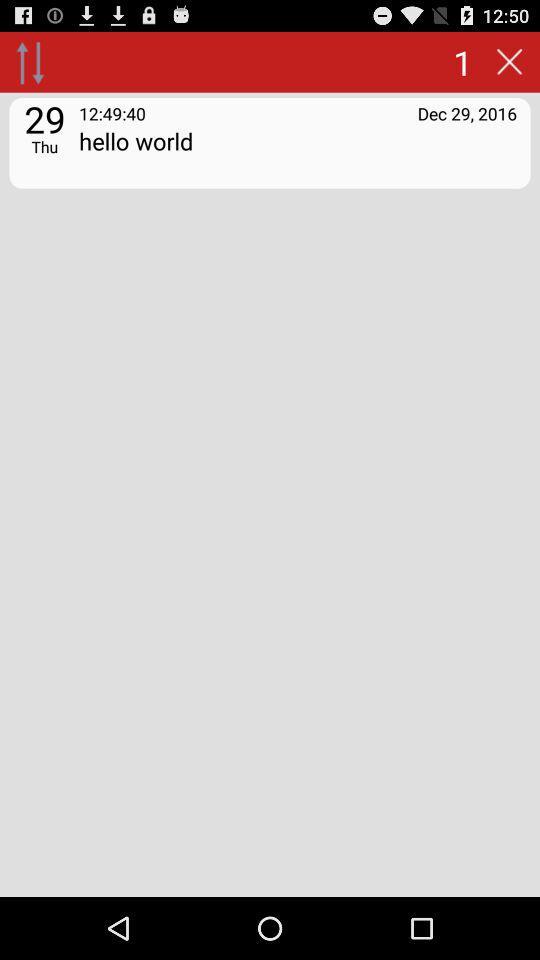  What do you see at coordinates (467, 113) in the screenshot?
I see `dec 29, 2016` at bounding box center [467, 113].